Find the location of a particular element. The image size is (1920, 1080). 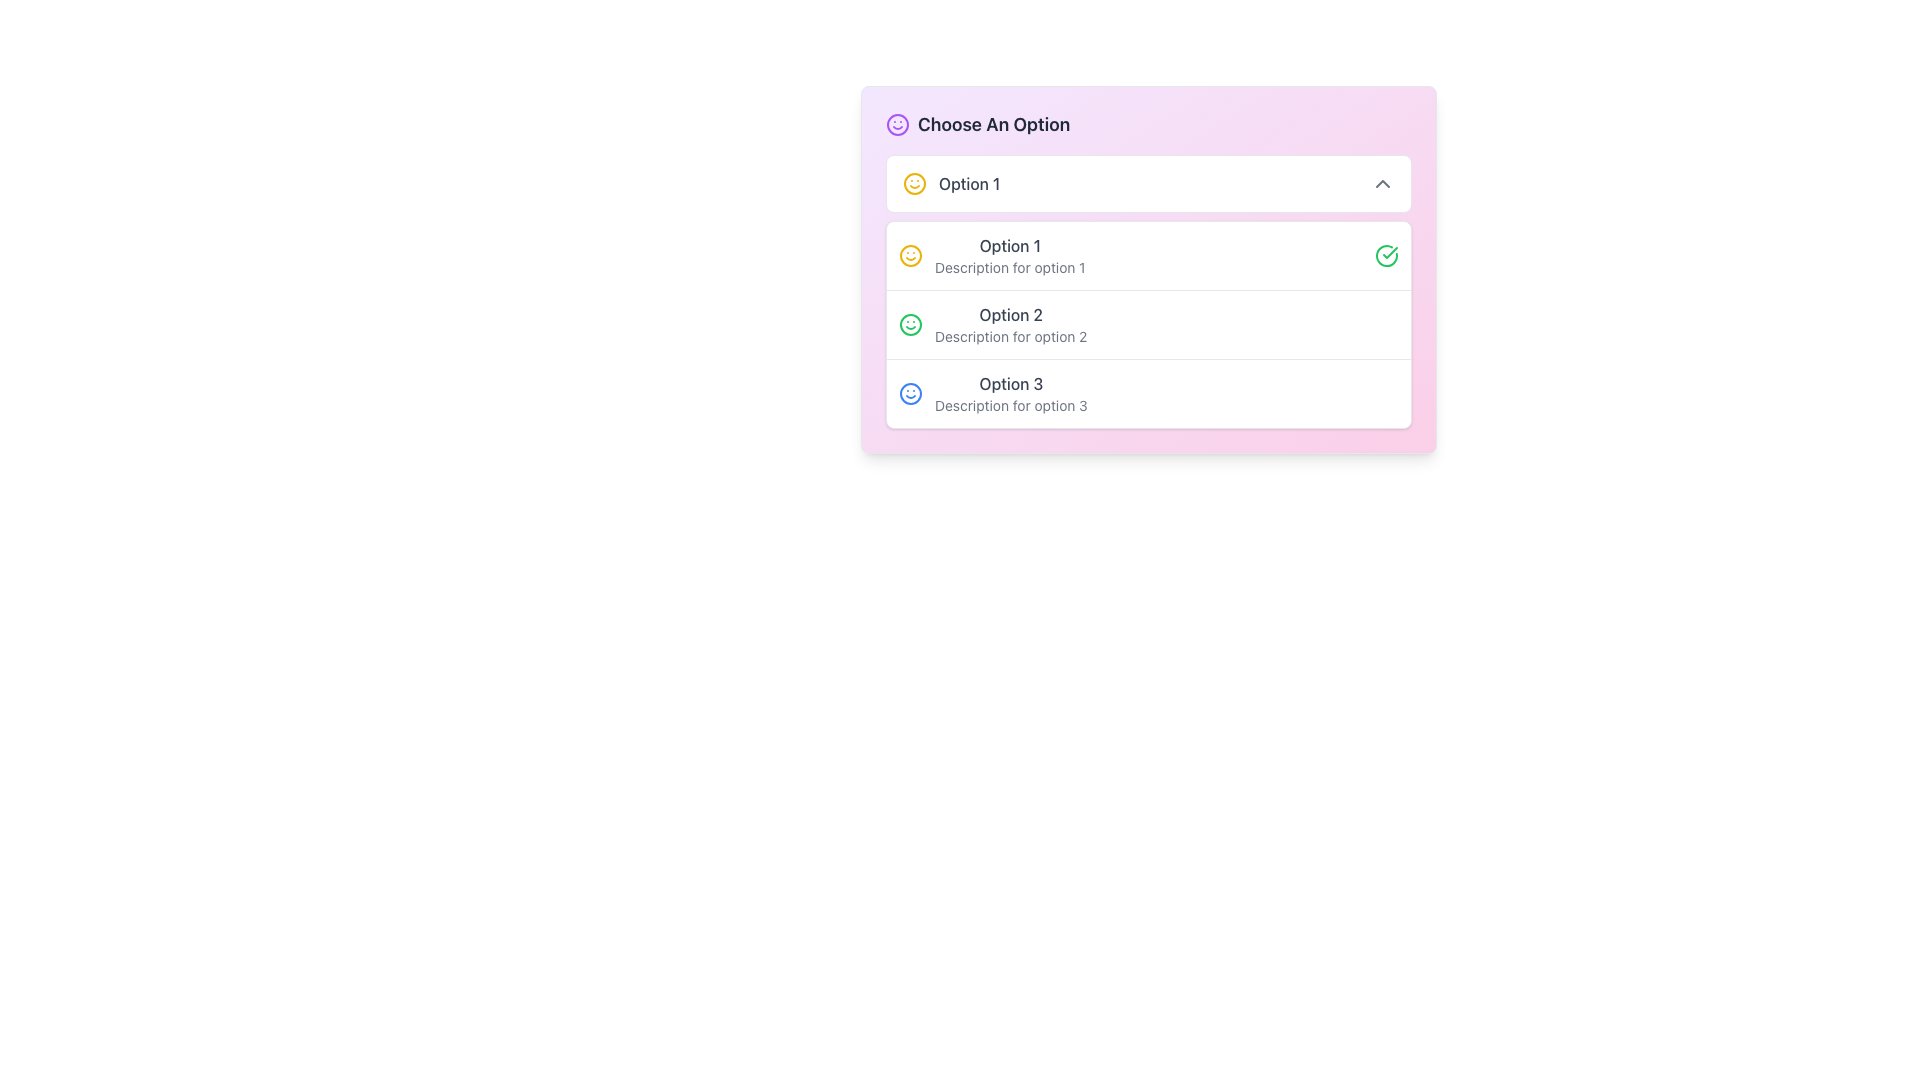

the confirmation icon next to 'Option 1' in the dropdown list, which indicates success for the selected option is located at coordinates (1389, 252).